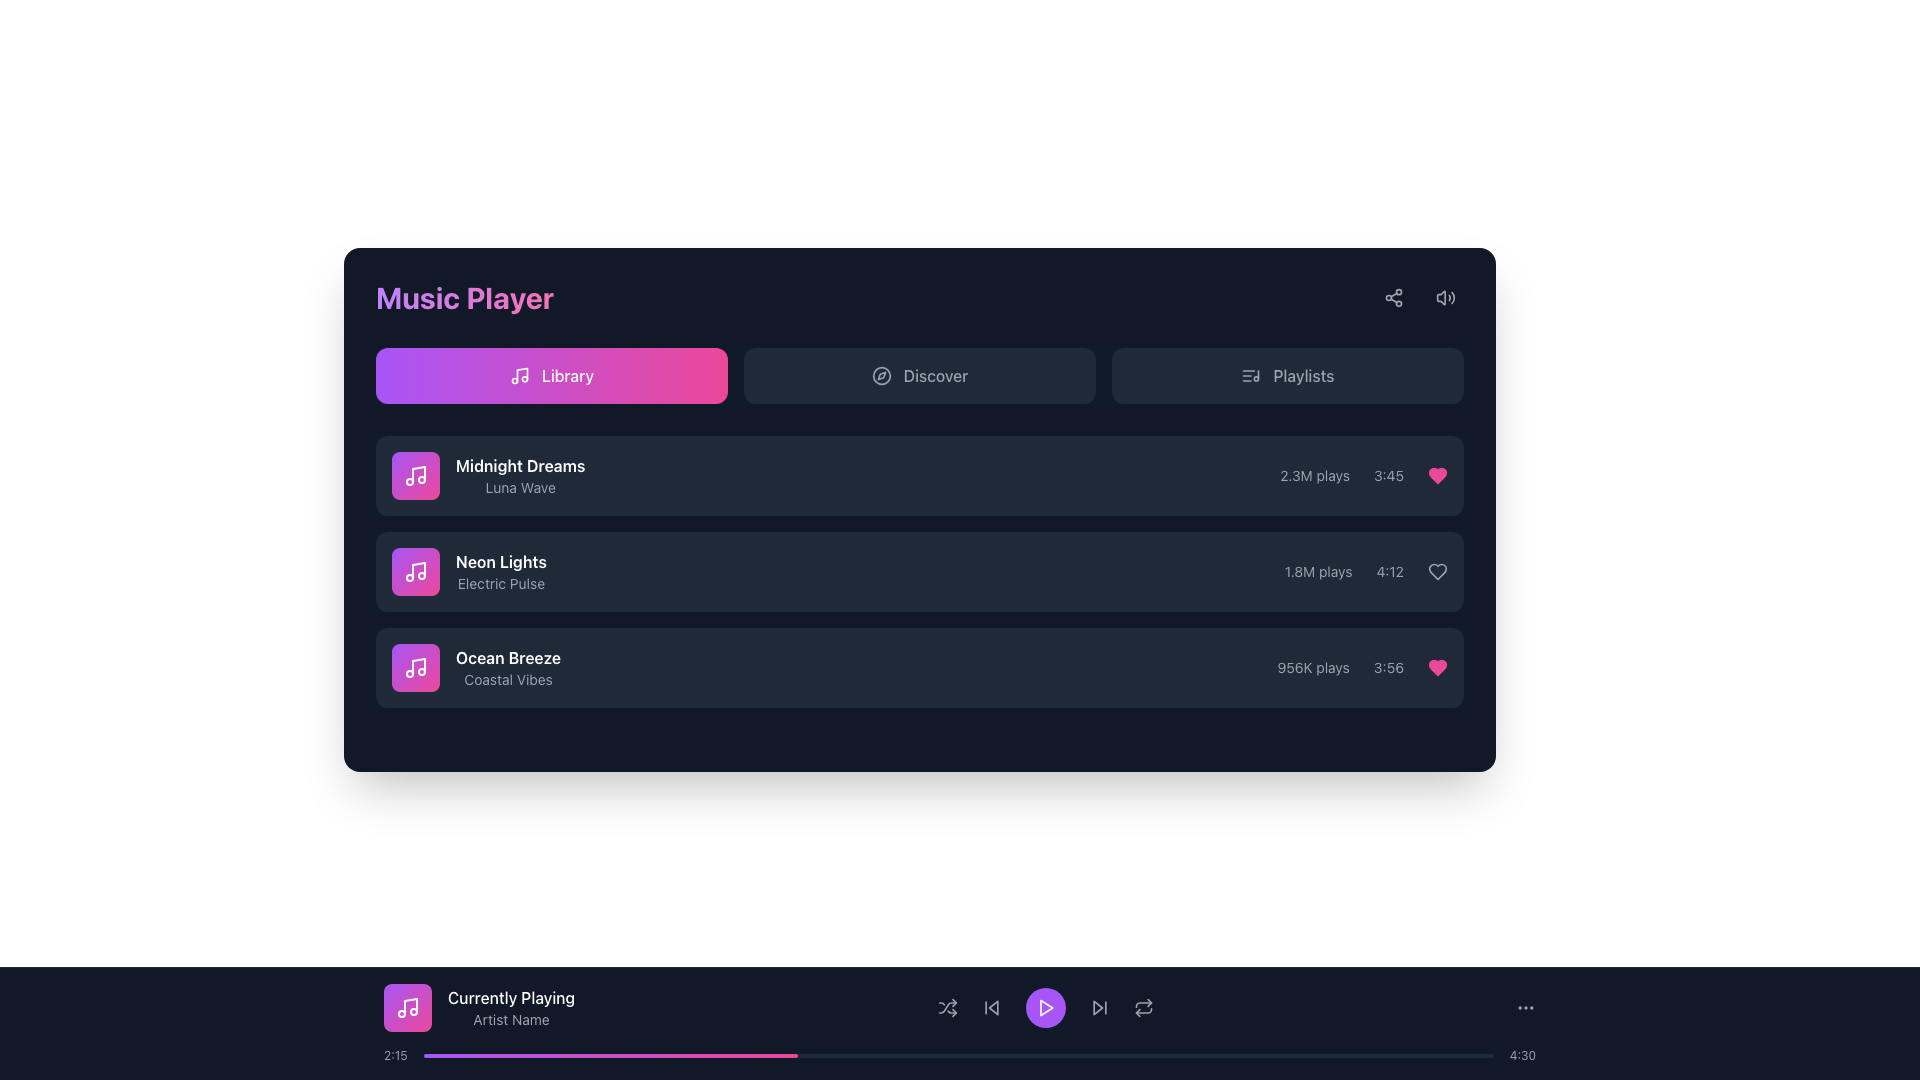 This screenshot has width=1920, height=1080. What do you see at coordinates (1445, 297) in the screenshot?
I see `the circular button featuring a speaker icon with sound waves emanating outward, which changes color from gray to purple on hover, located in the upper right corner of the dark-colored panel` at bounding box center [1445, 297].